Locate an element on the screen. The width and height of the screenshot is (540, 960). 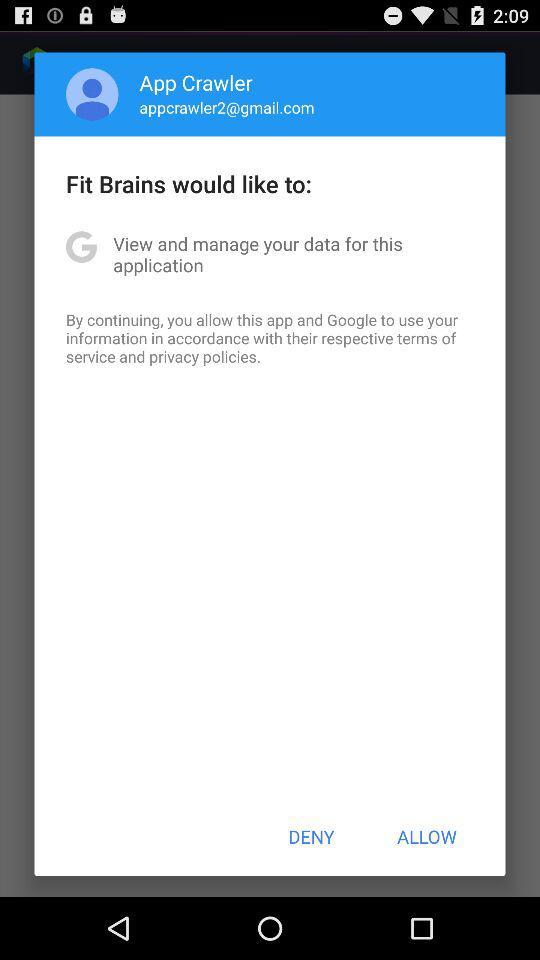
app above the fit brains would app is located at coordinates (226, 107).